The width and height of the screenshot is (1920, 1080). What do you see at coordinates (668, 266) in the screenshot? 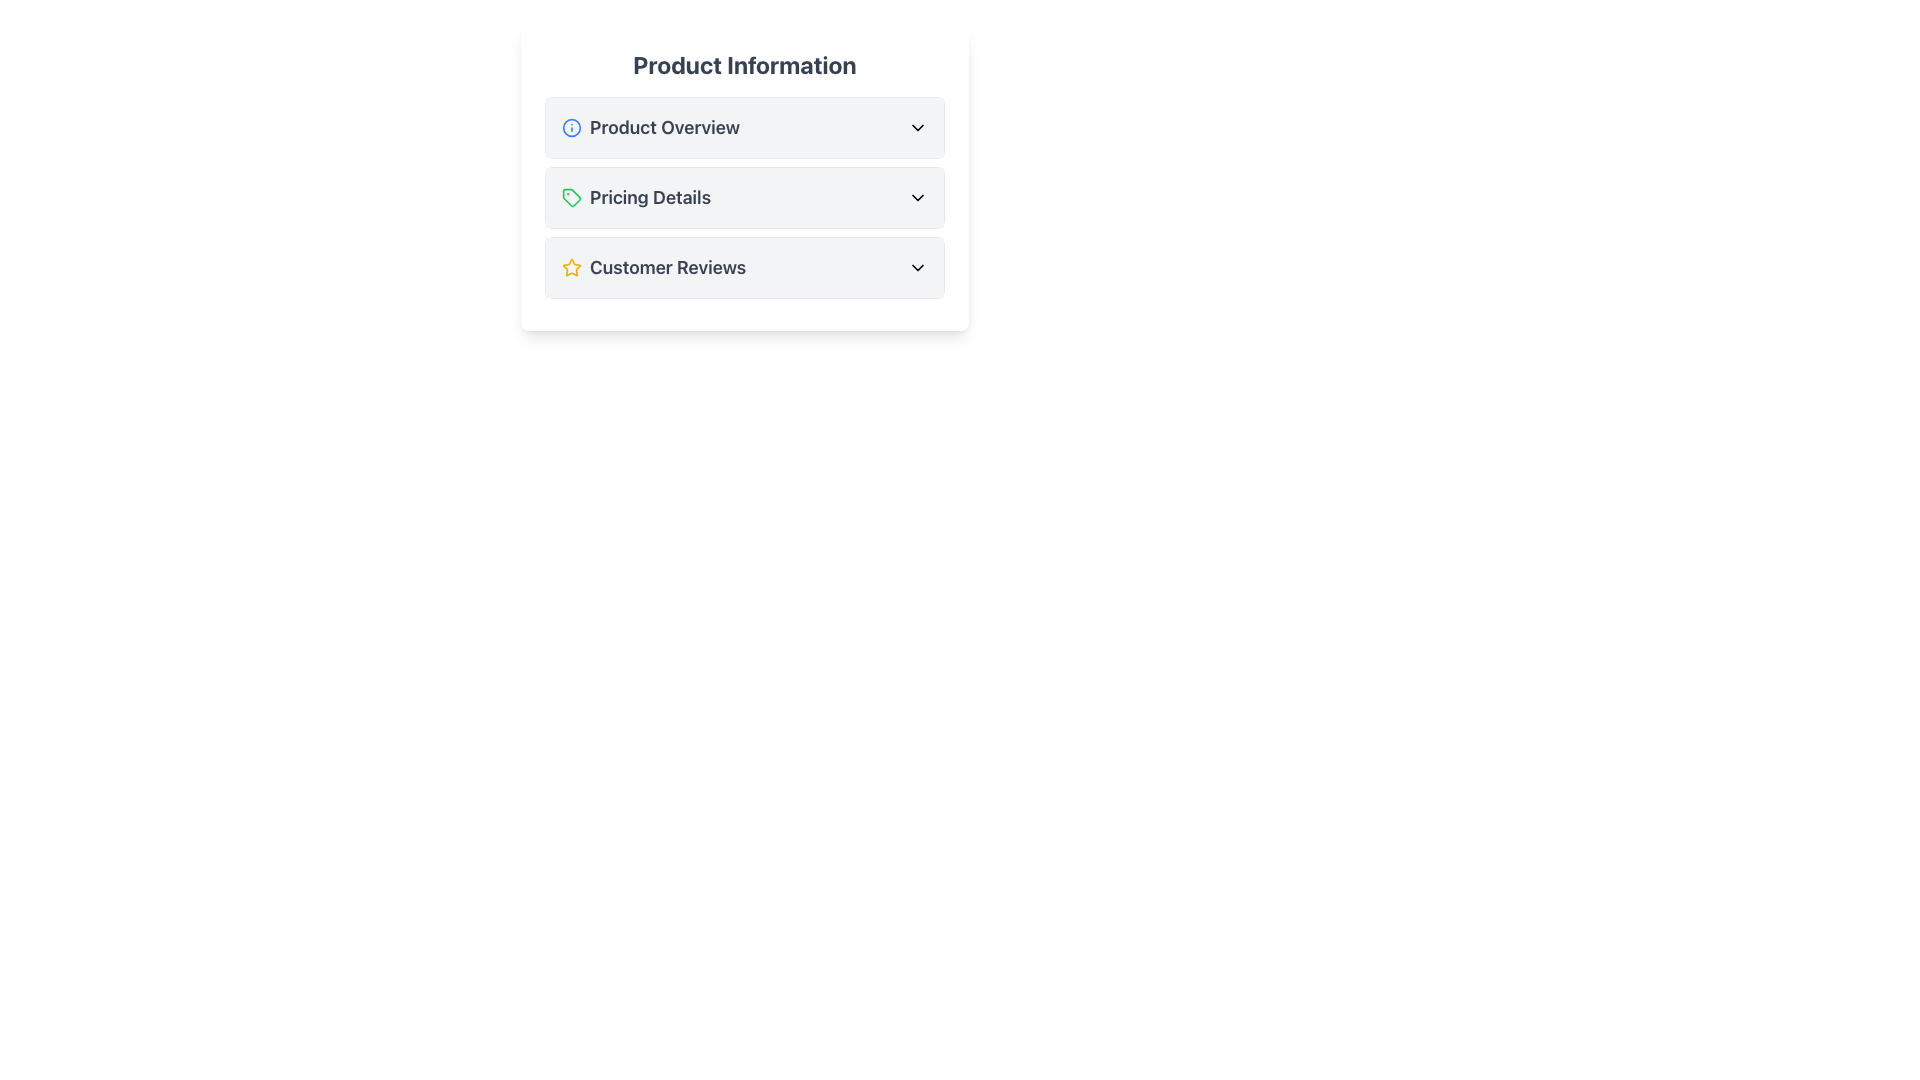
I see `the 'Customer Reviews' text label` at bounding box center [668, 266].